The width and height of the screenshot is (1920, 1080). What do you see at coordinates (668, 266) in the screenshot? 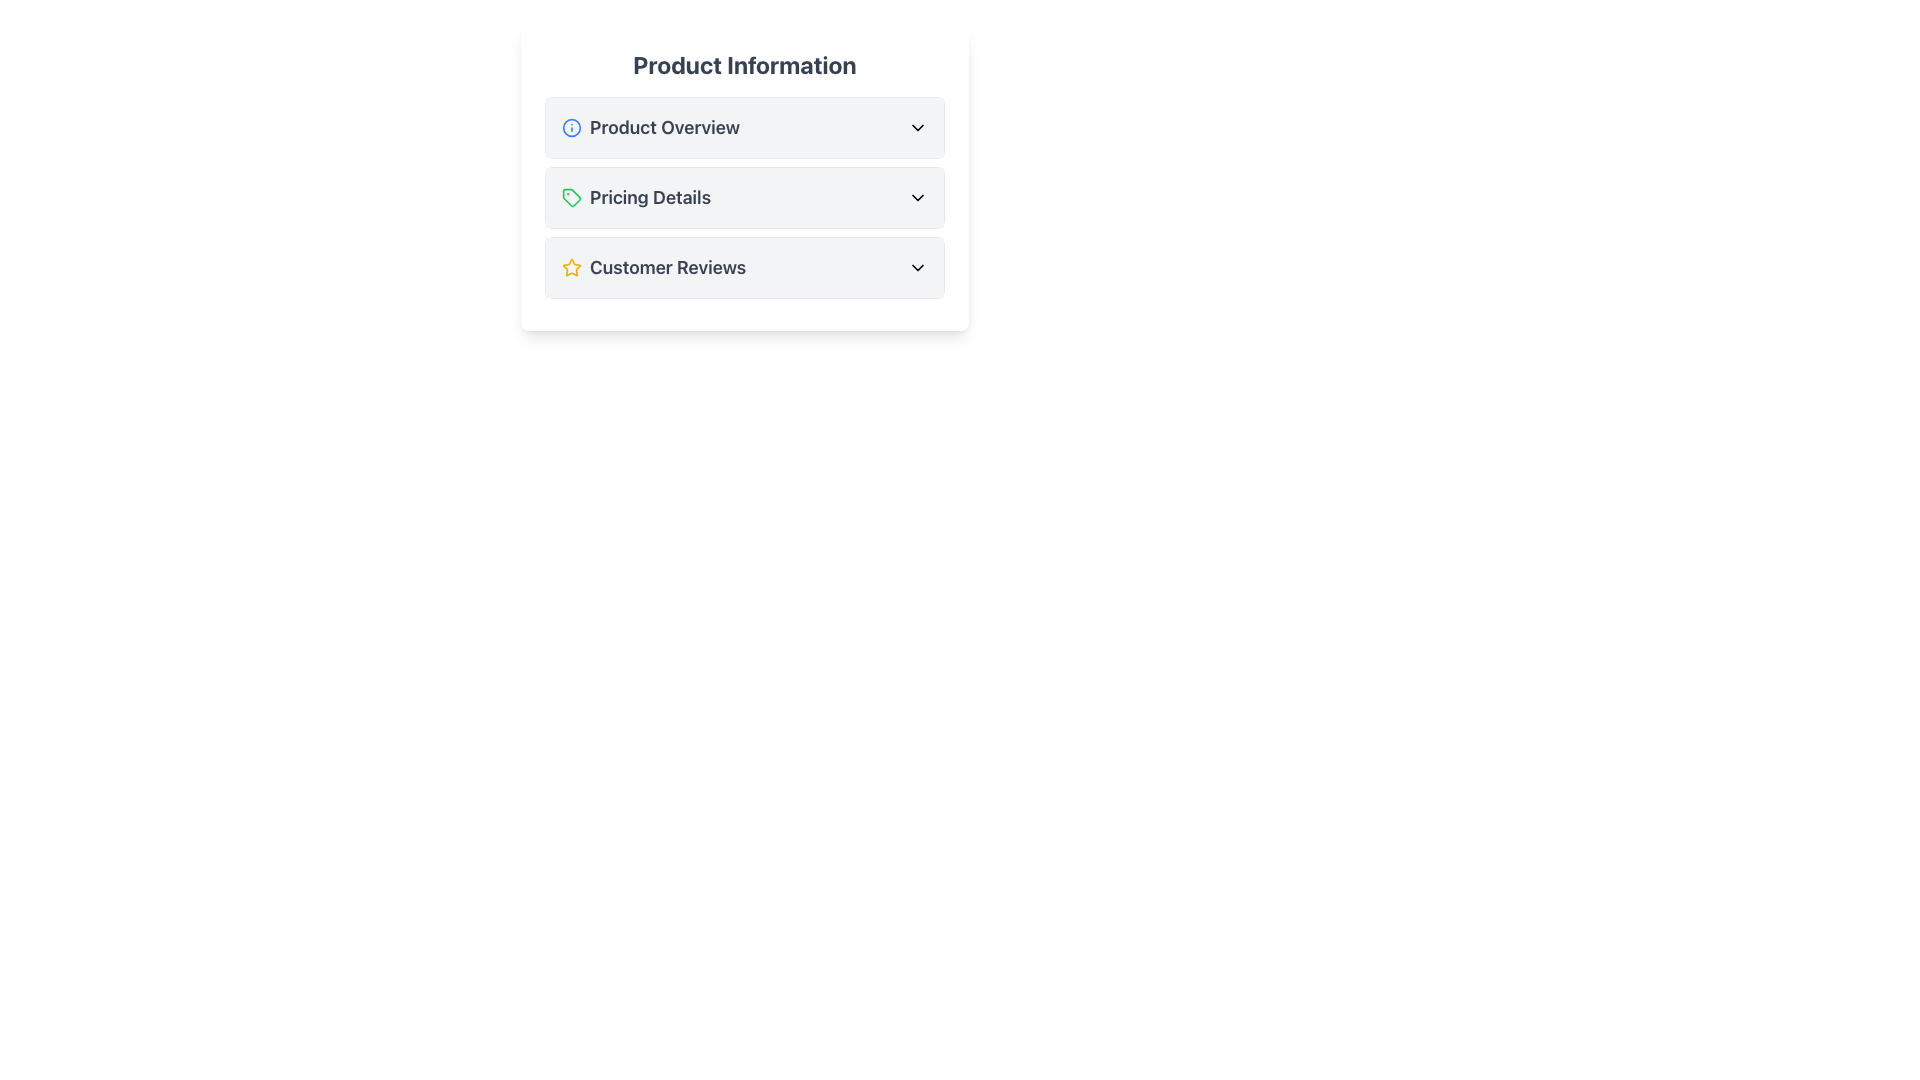
I see `the 'Customer Reviews' text label` at bounding box center [668, 266].